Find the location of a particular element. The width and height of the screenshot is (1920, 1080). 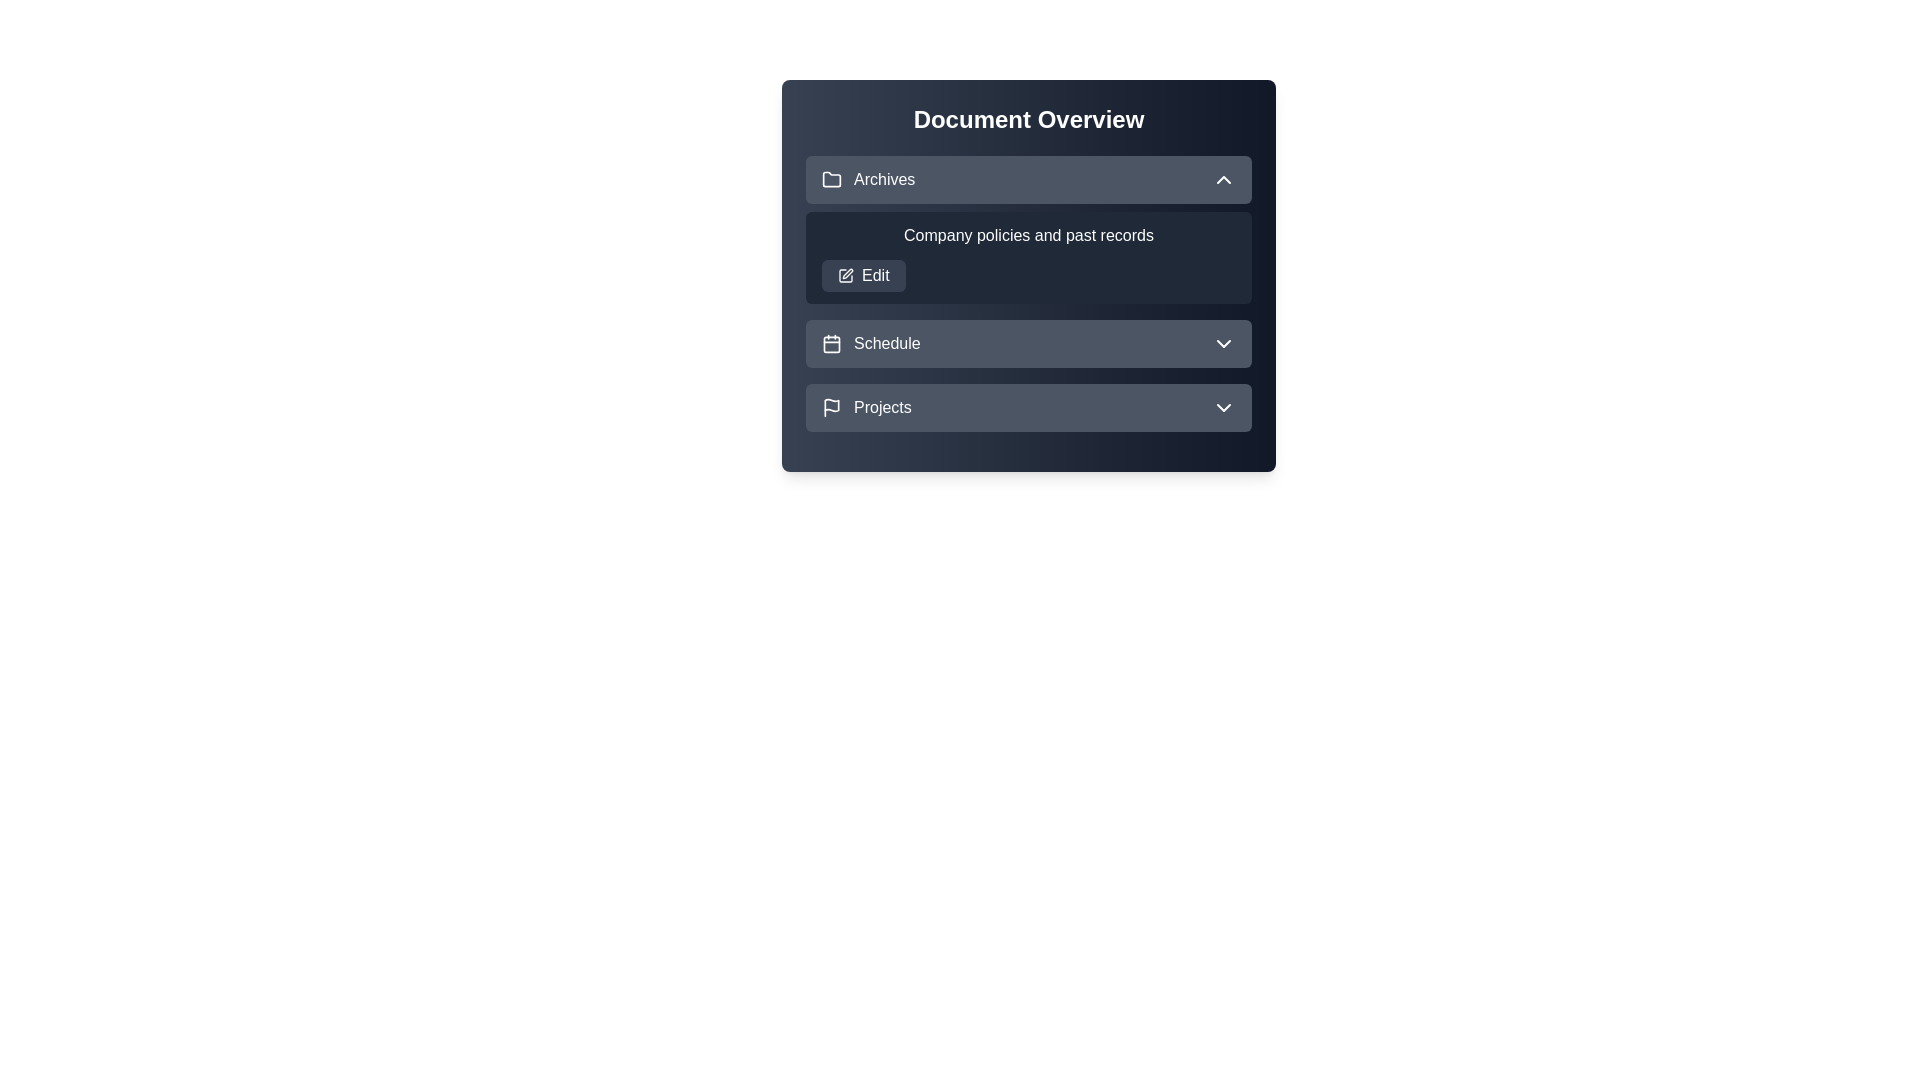

'Edit' button in the expanded 'Archives' section is located at coordinates (863, 276).